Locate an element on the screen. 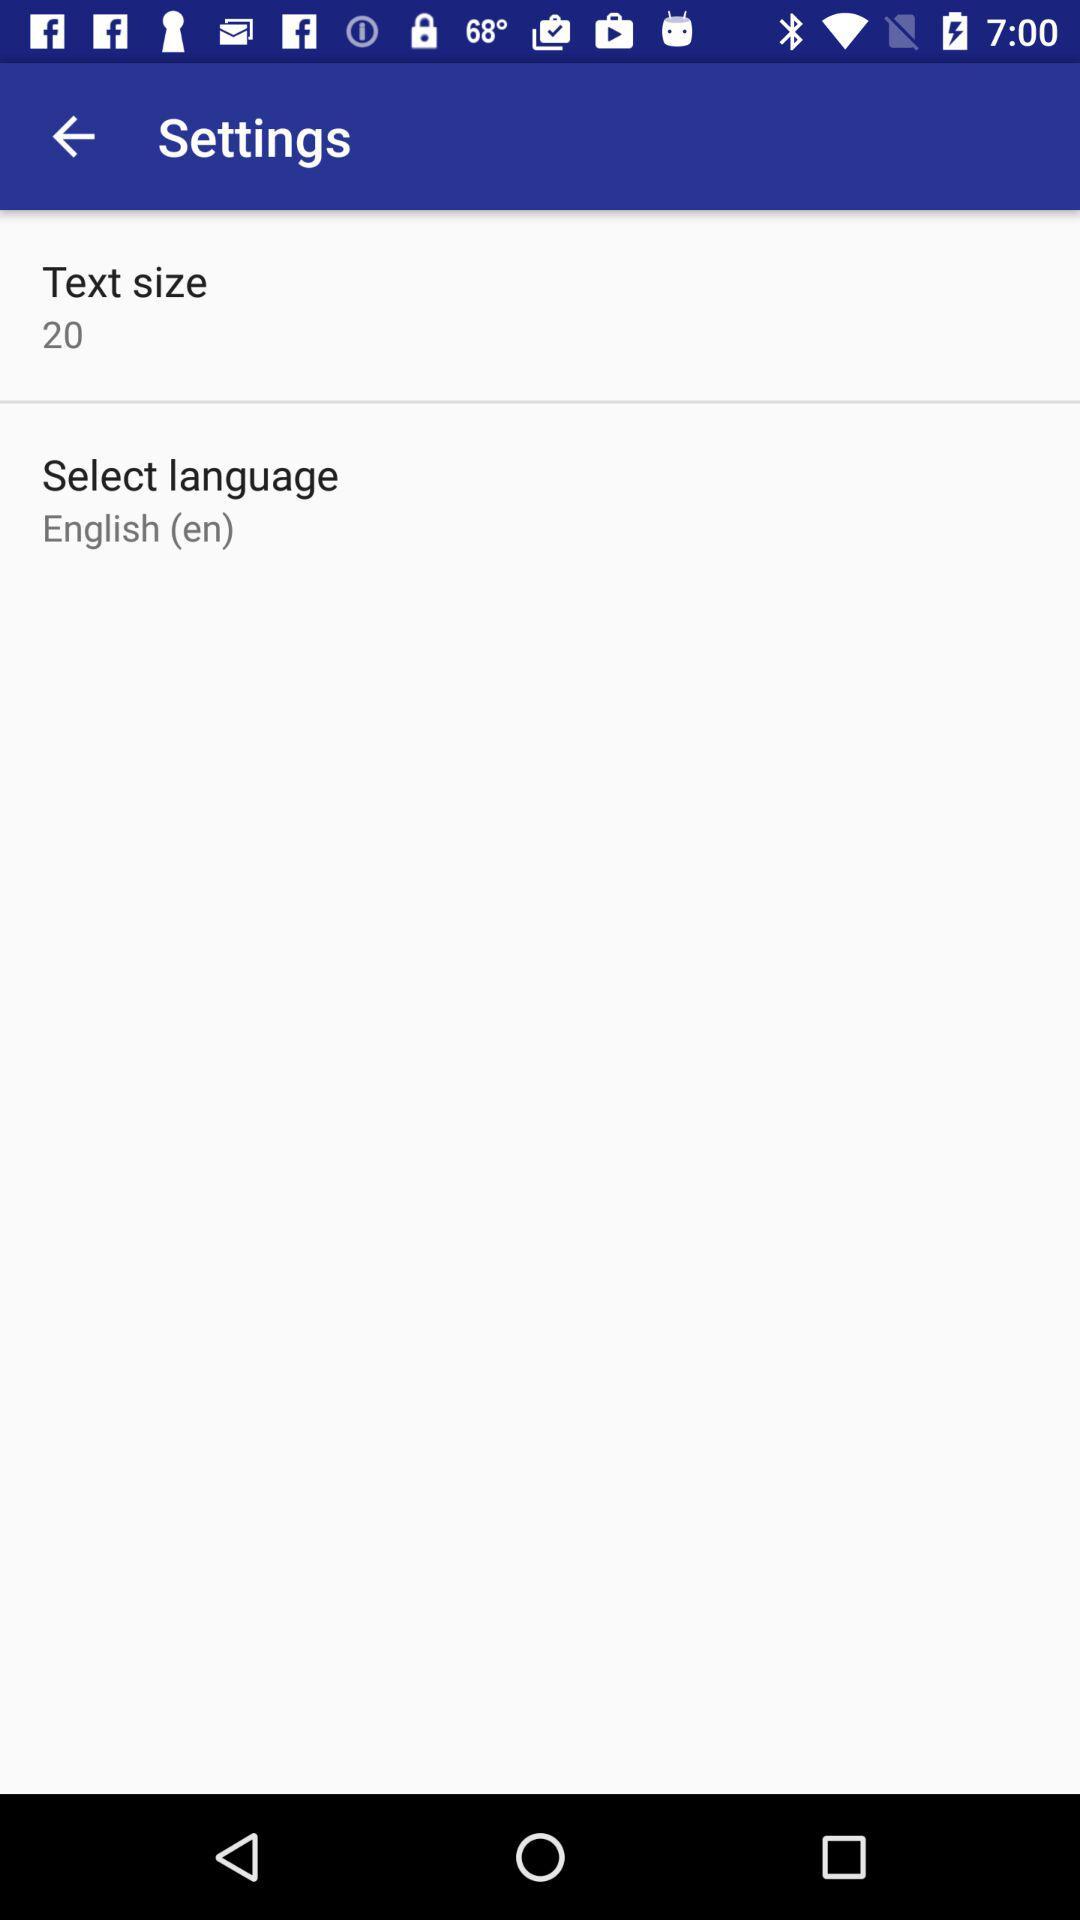 This screenshot has height=1920, width=1080. the item below the select language item is located at coordinates (137, 527).